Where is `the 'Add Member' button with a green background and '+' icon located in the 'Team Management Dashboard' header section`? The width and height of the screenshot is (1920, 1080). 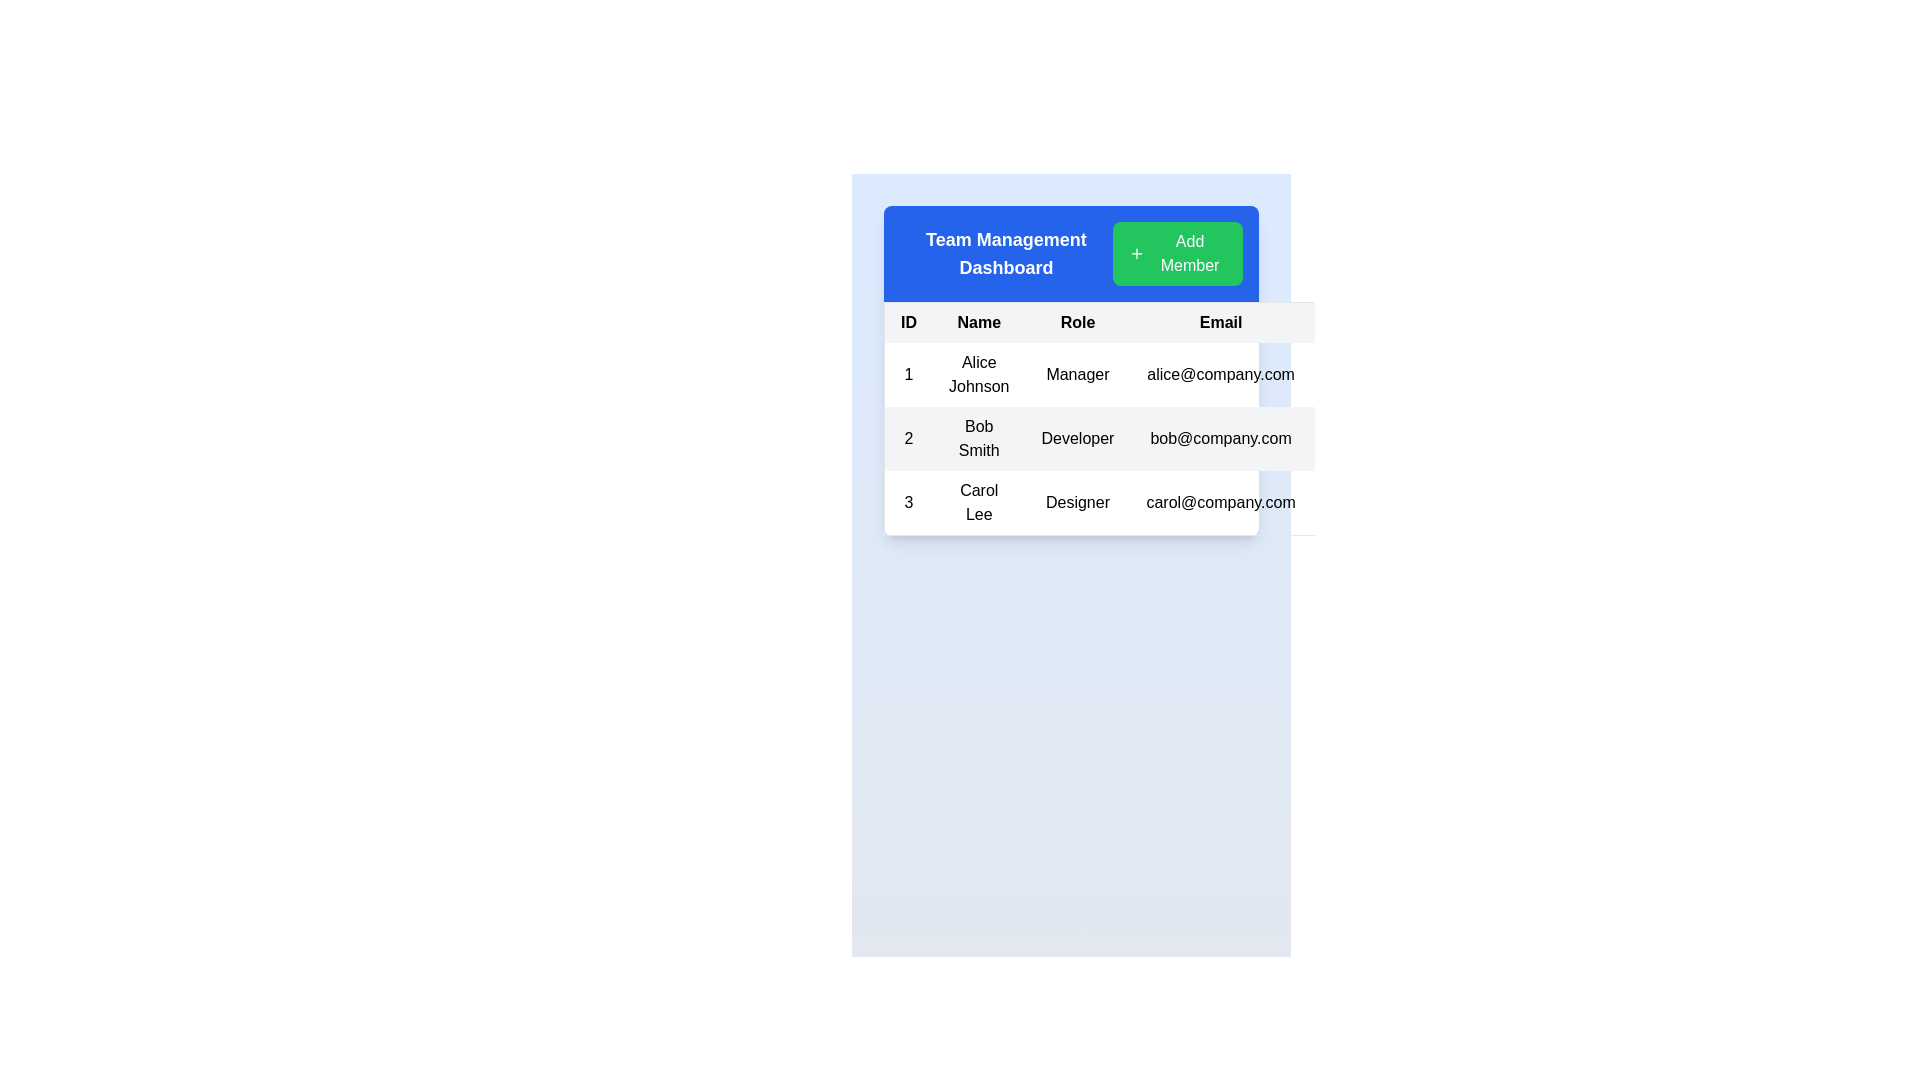
the 'Add Member' button with a green background and '+' icon located in the 'Team Management Dashboard' header section is located at coordinates (1177, 253).